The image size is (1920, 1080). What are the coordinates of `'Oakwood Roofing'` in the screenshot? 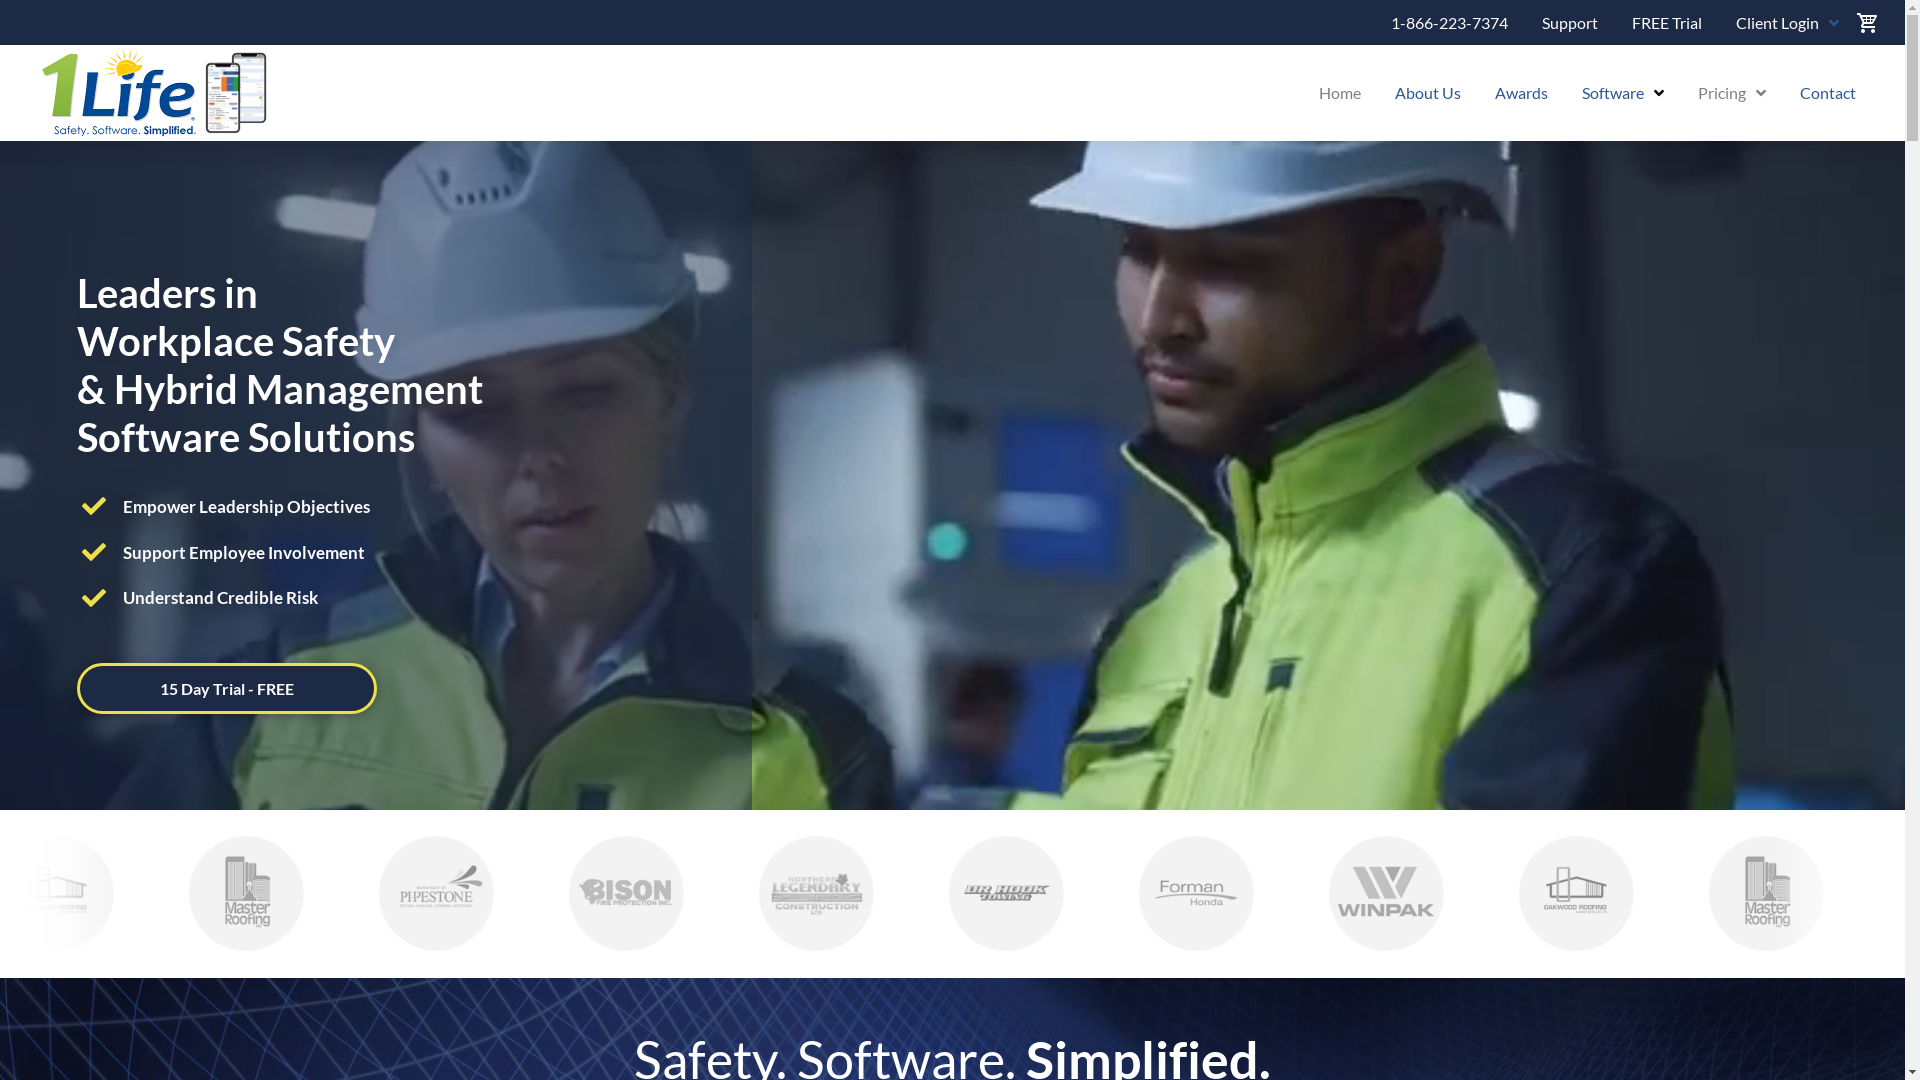 It's located at (1543, 892).